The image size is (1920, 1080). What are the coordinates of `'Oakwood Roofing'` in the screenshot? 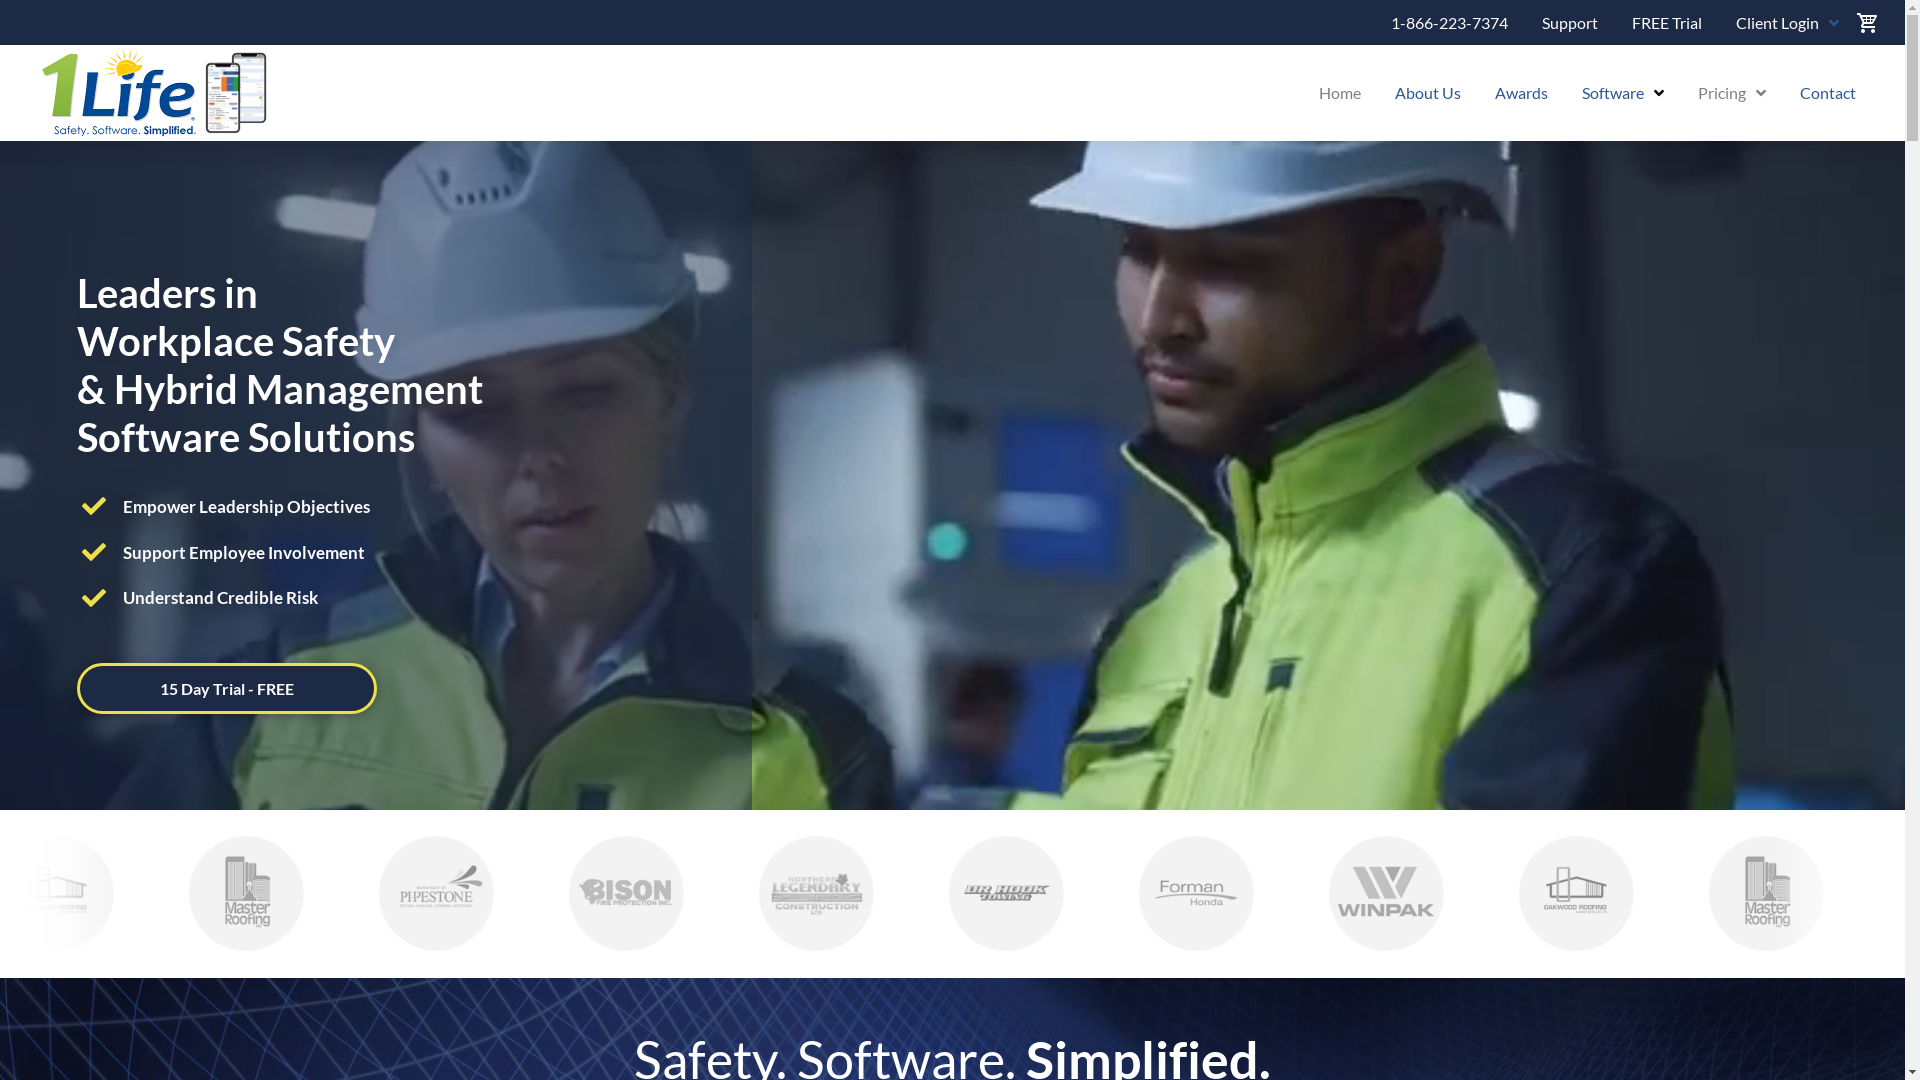 It's located at (1543, 892).